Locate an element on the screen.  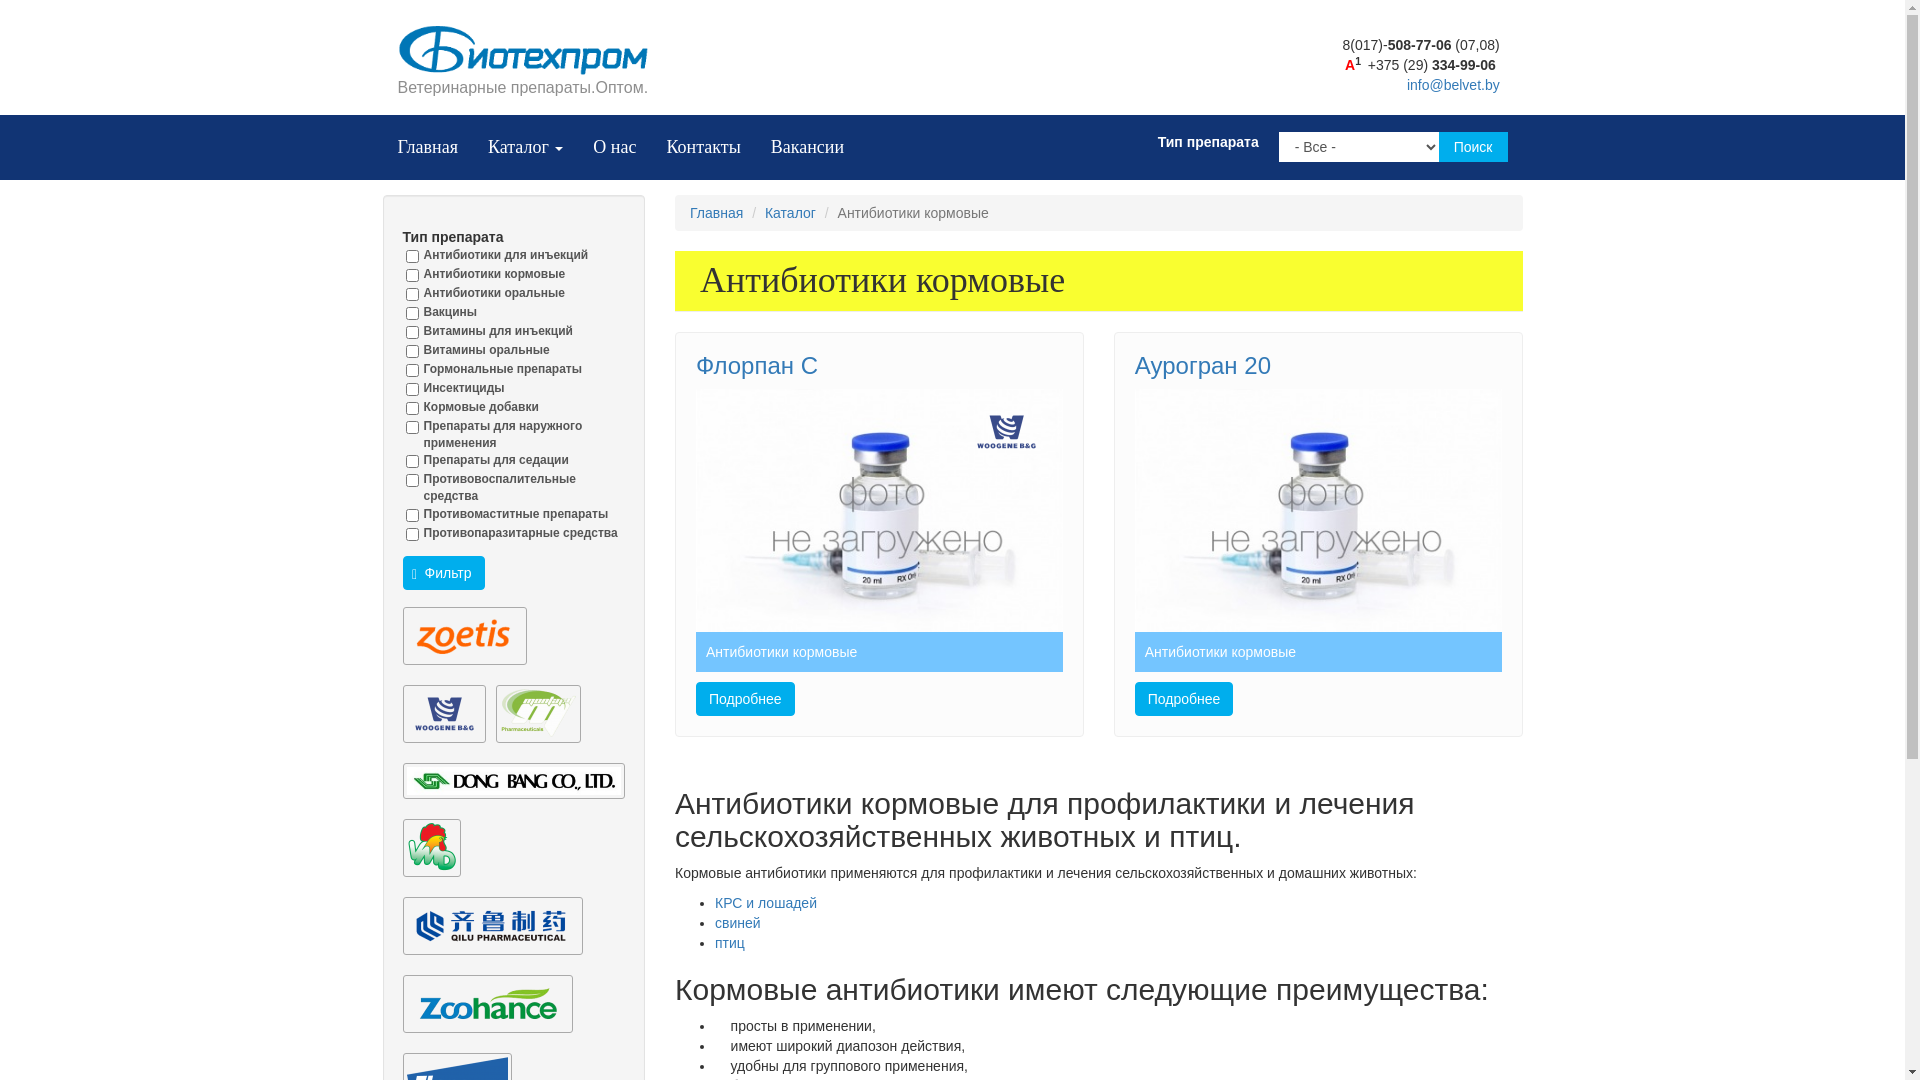
'Qilu Animal Health Products' is located at coordinates (491, 925).